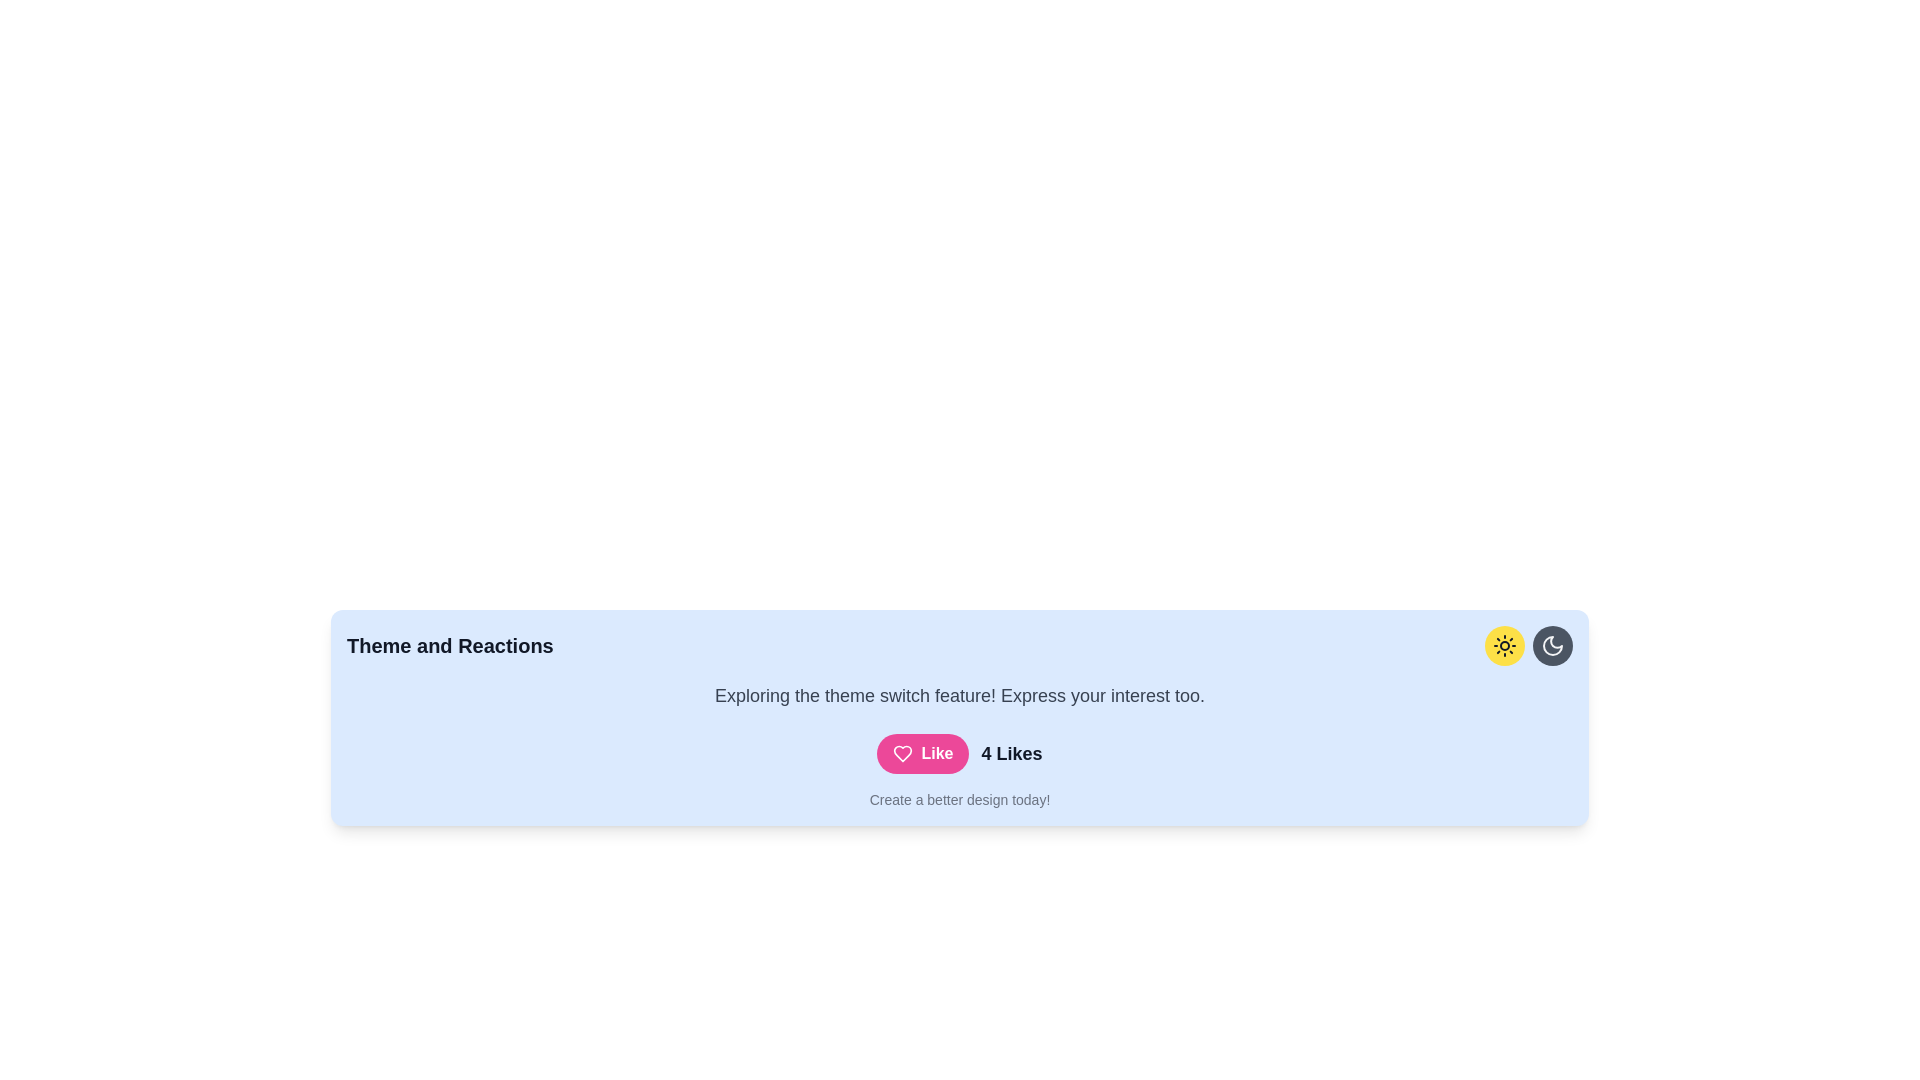 The image size is (1920, 1080). What do you see at coordinates (1552, 645) in the screenshot?
I see `the crescent moon icon located at the far right of the toolbar` at bounding box center [1552, 645].